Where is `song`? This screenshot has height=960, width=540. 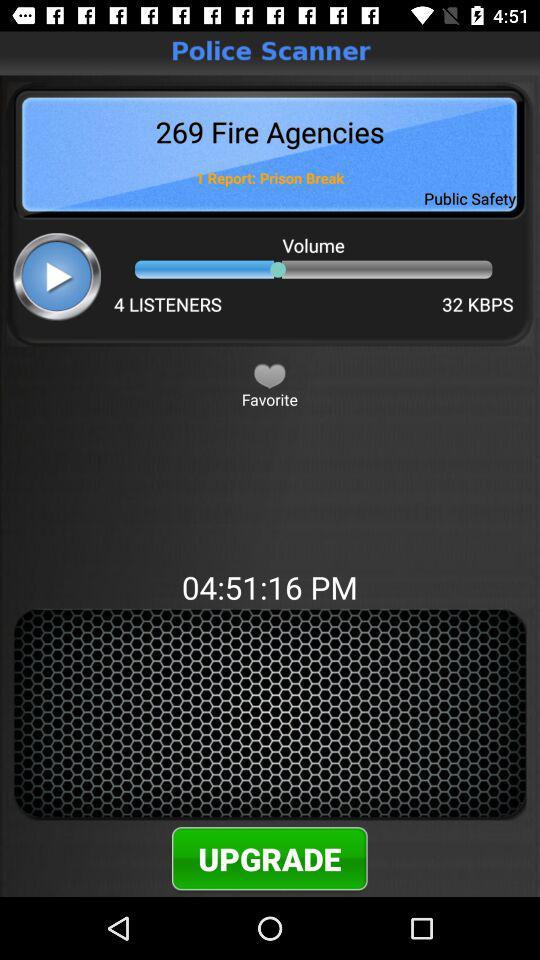
song is located at coordinates (57, 275).